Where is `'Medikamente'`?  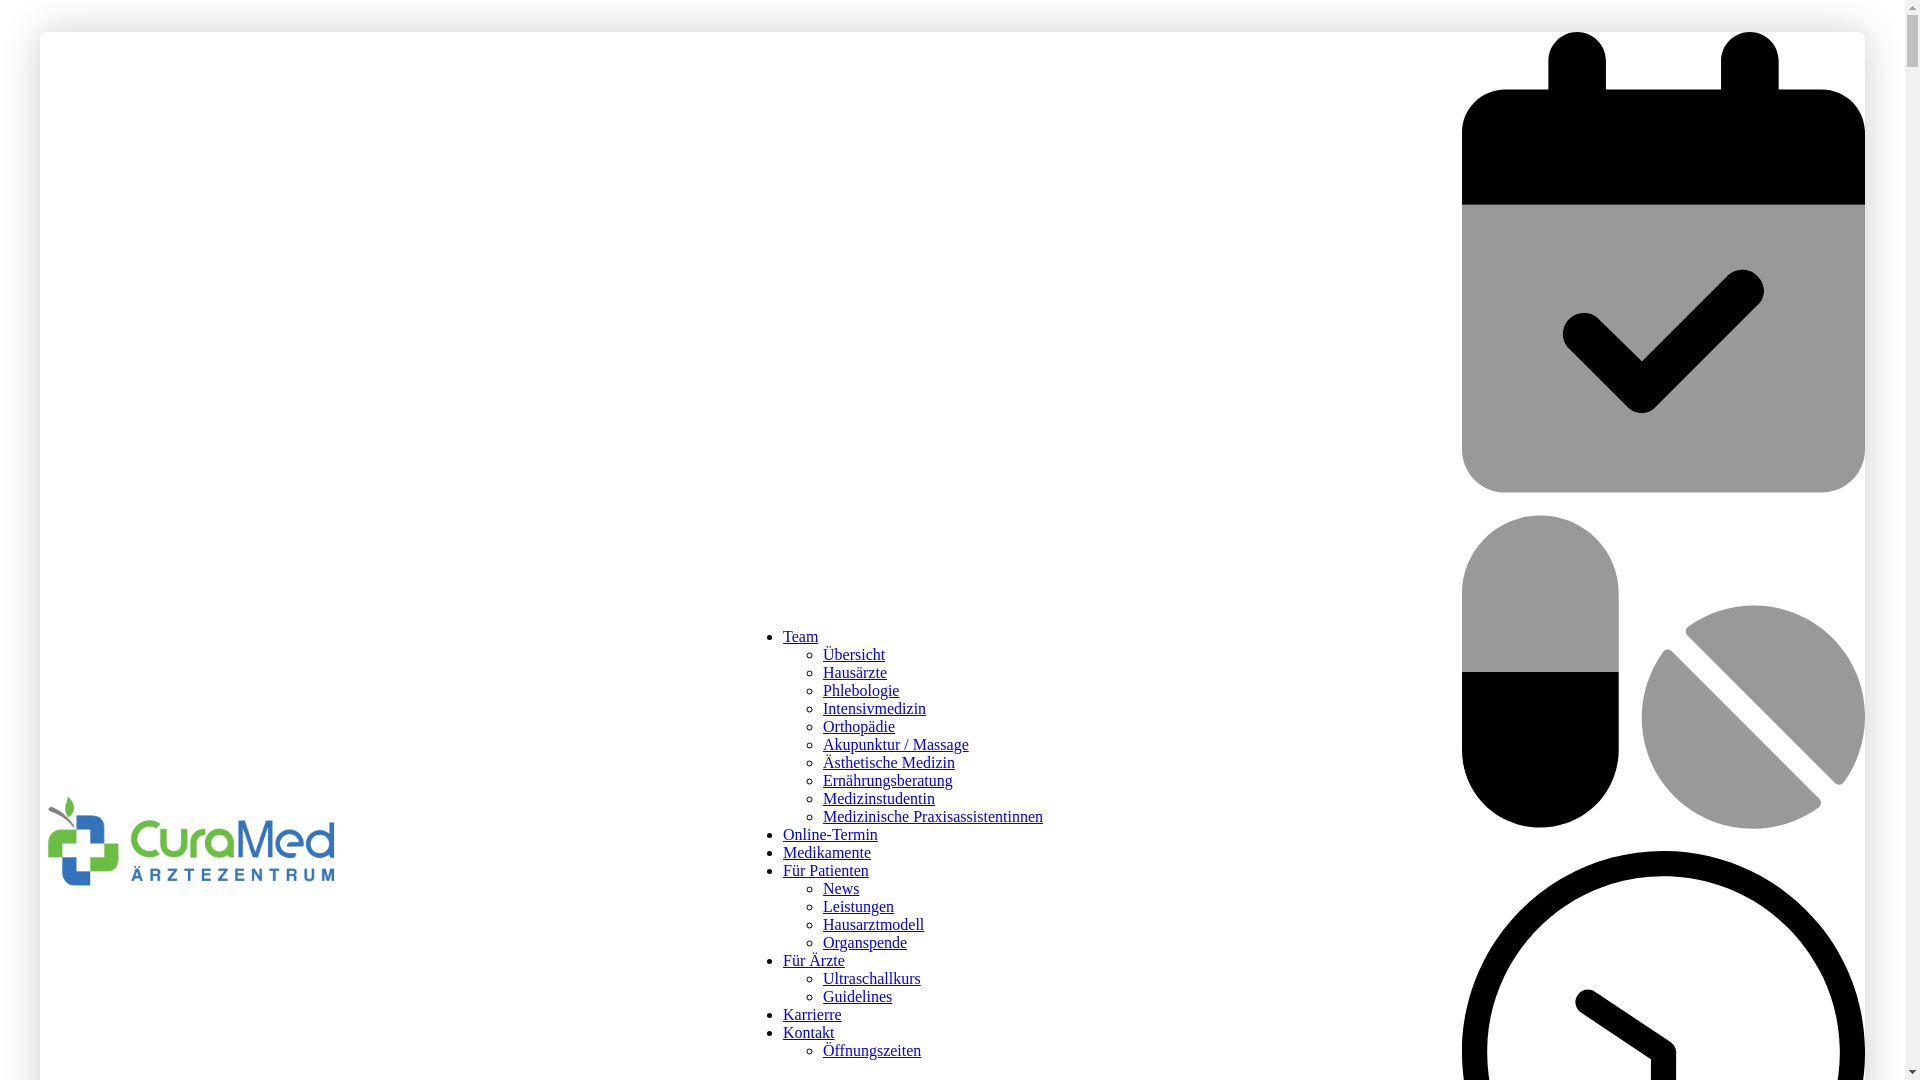 'Medikamente' is located at coordinates (826, 852).